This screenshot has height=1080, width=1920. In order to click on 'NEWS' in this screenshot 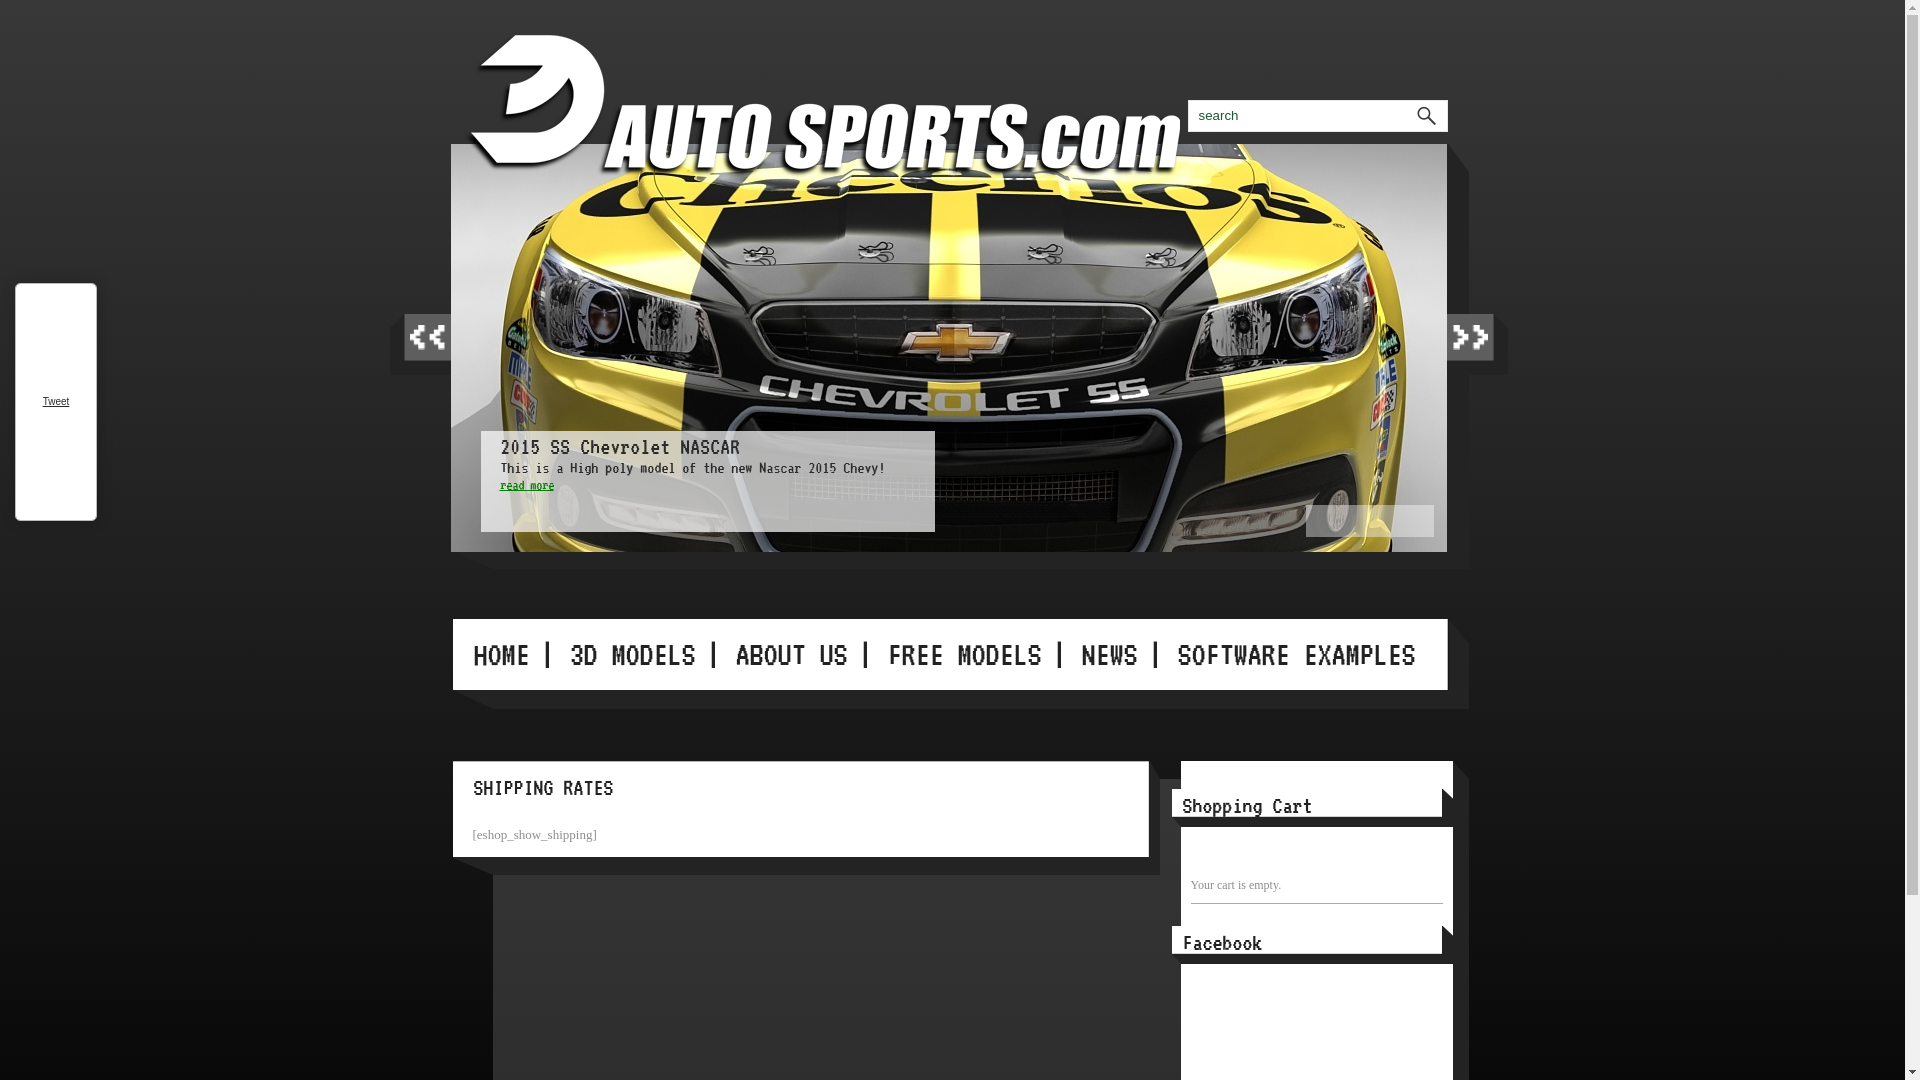, I will do `click(1107, 654)`.